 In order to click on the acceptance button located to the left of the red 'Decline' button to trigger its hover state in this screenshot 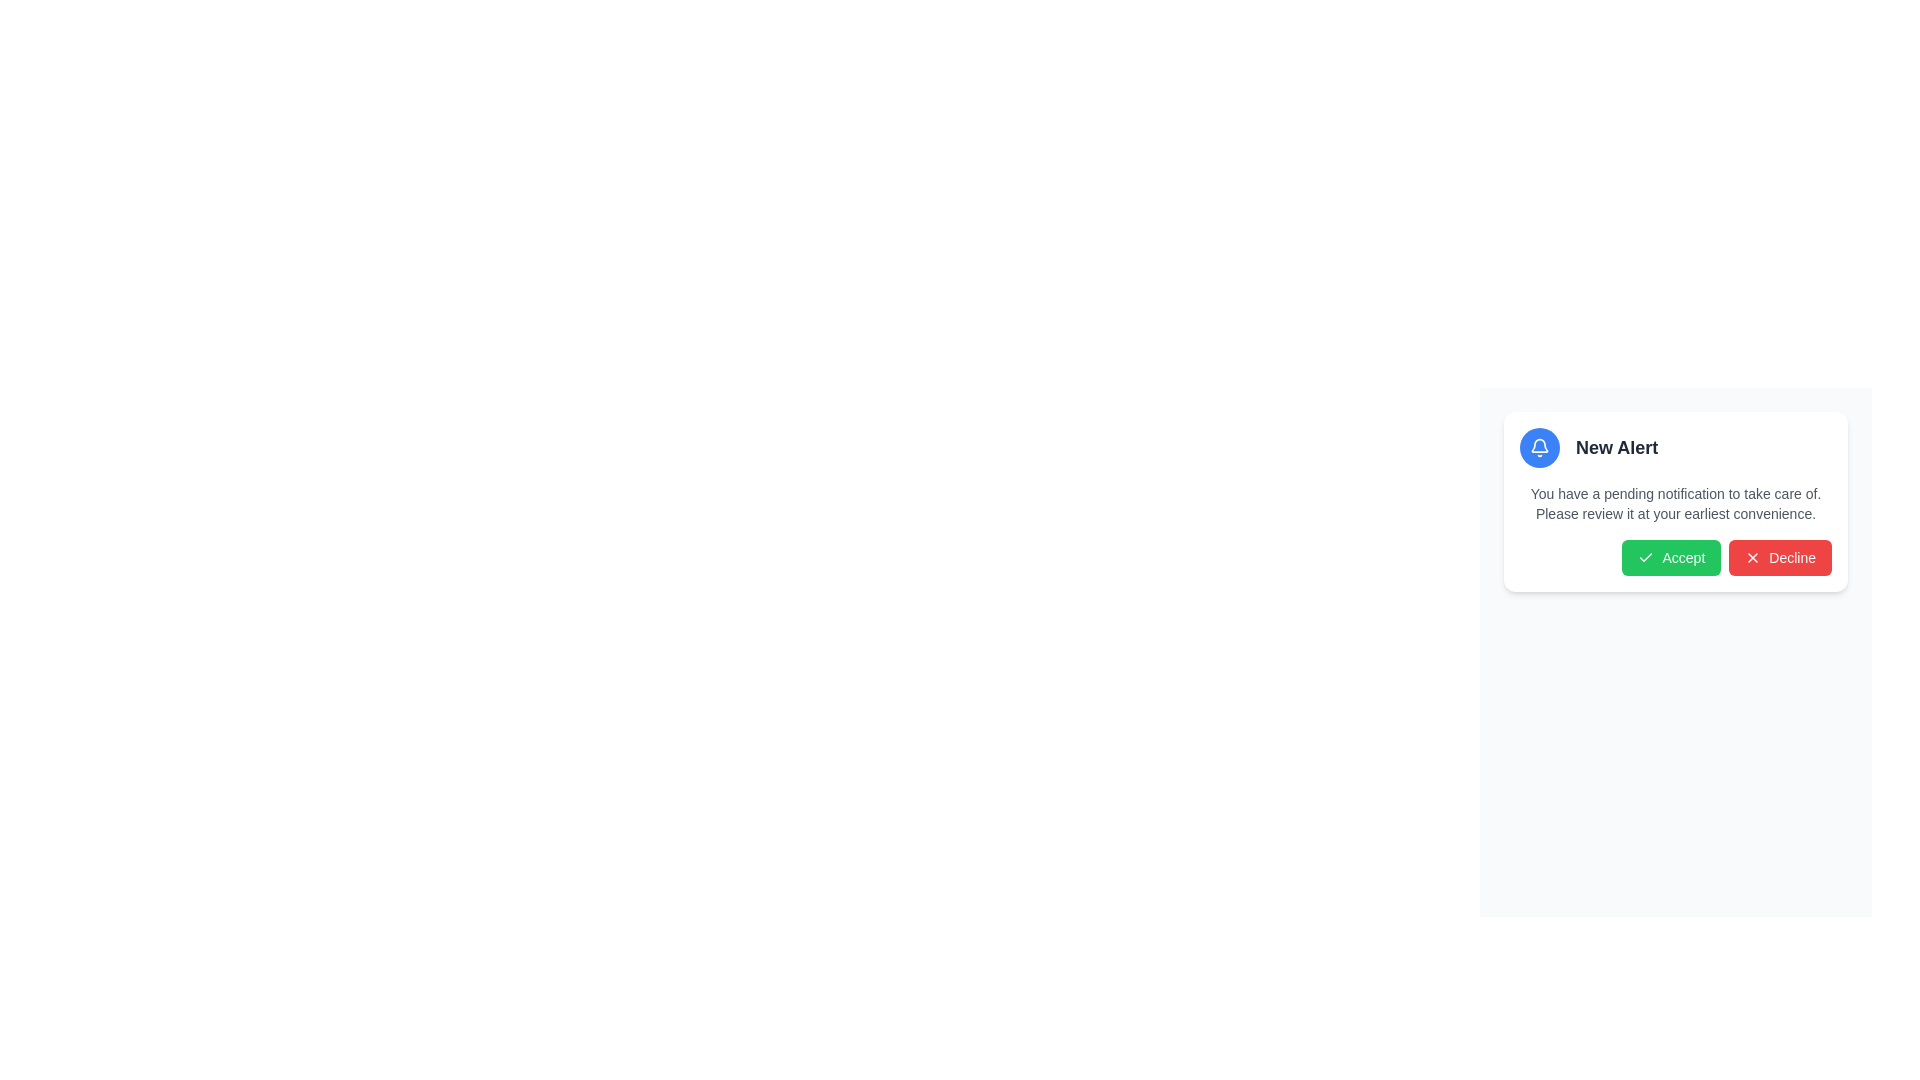, I will do `click(1671, 558)`.